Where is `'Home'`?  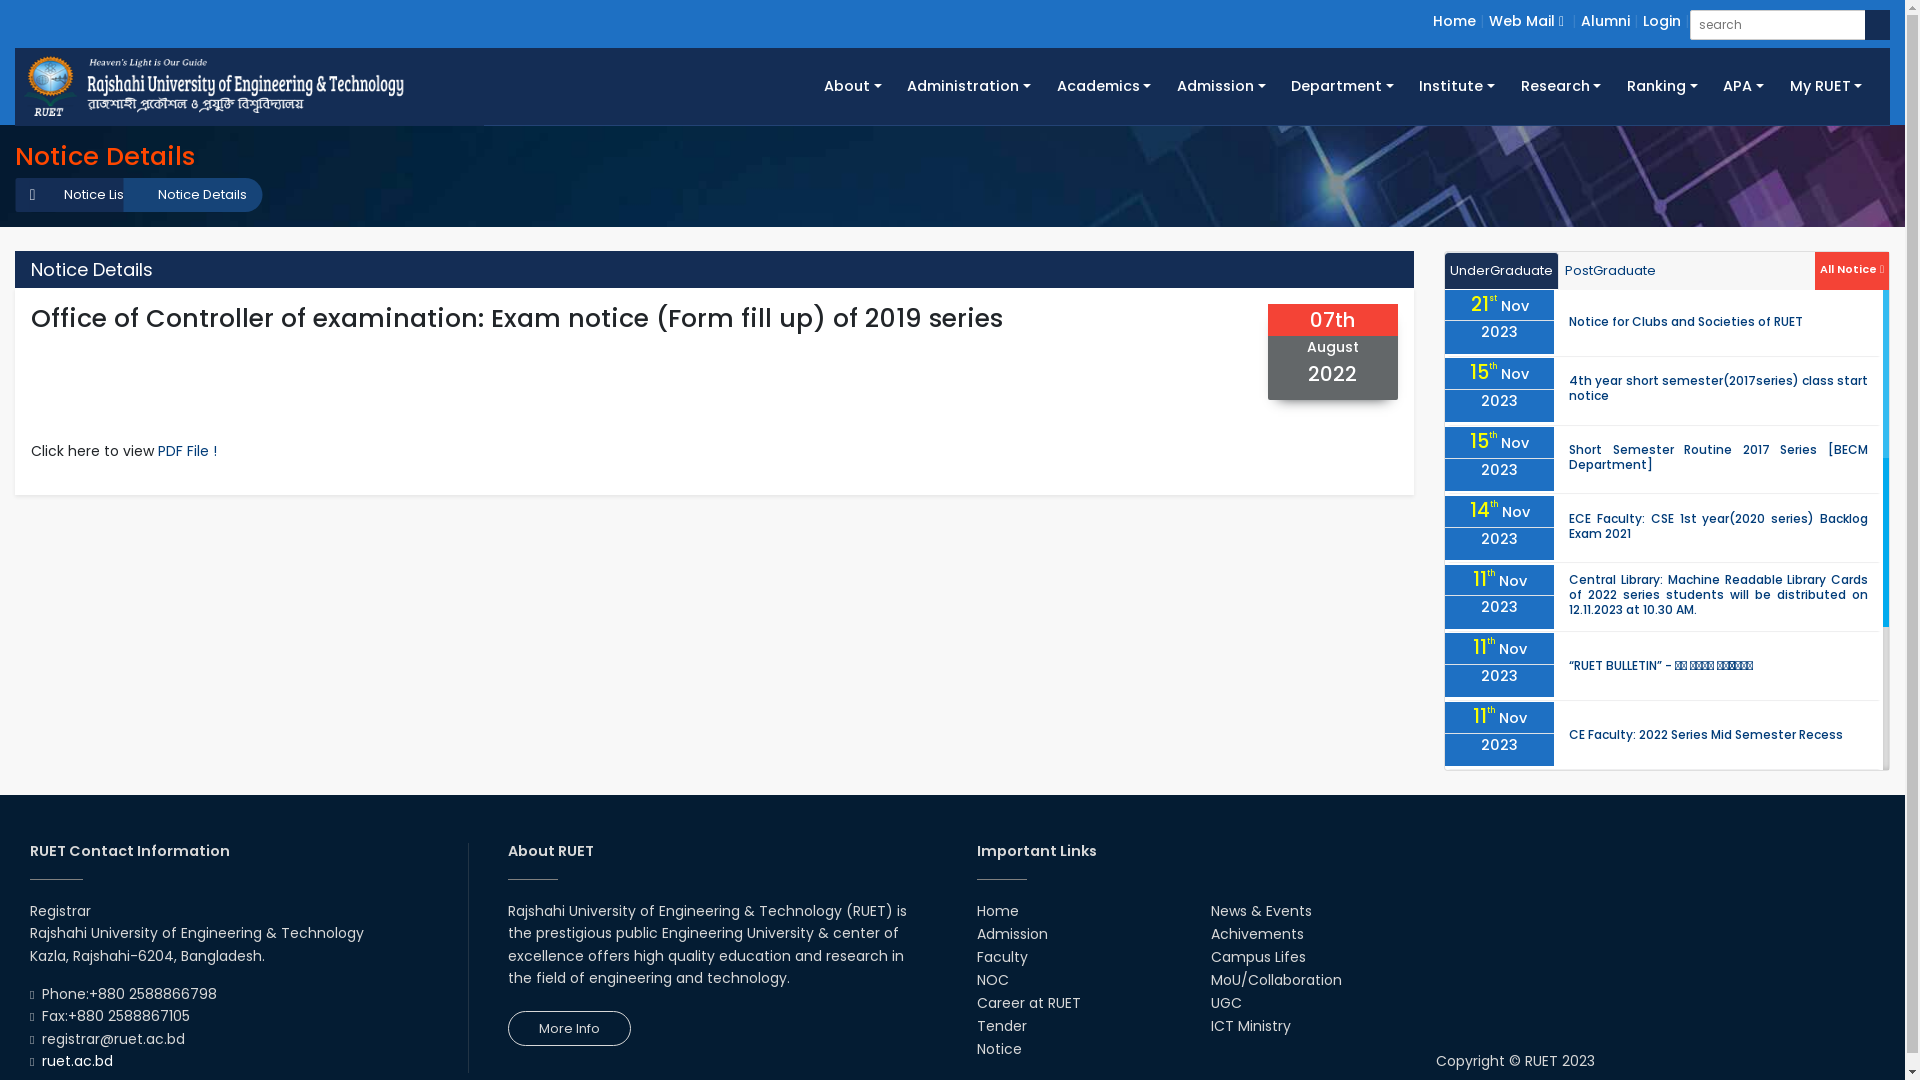 'Home' is located at coordinates (975, 910).